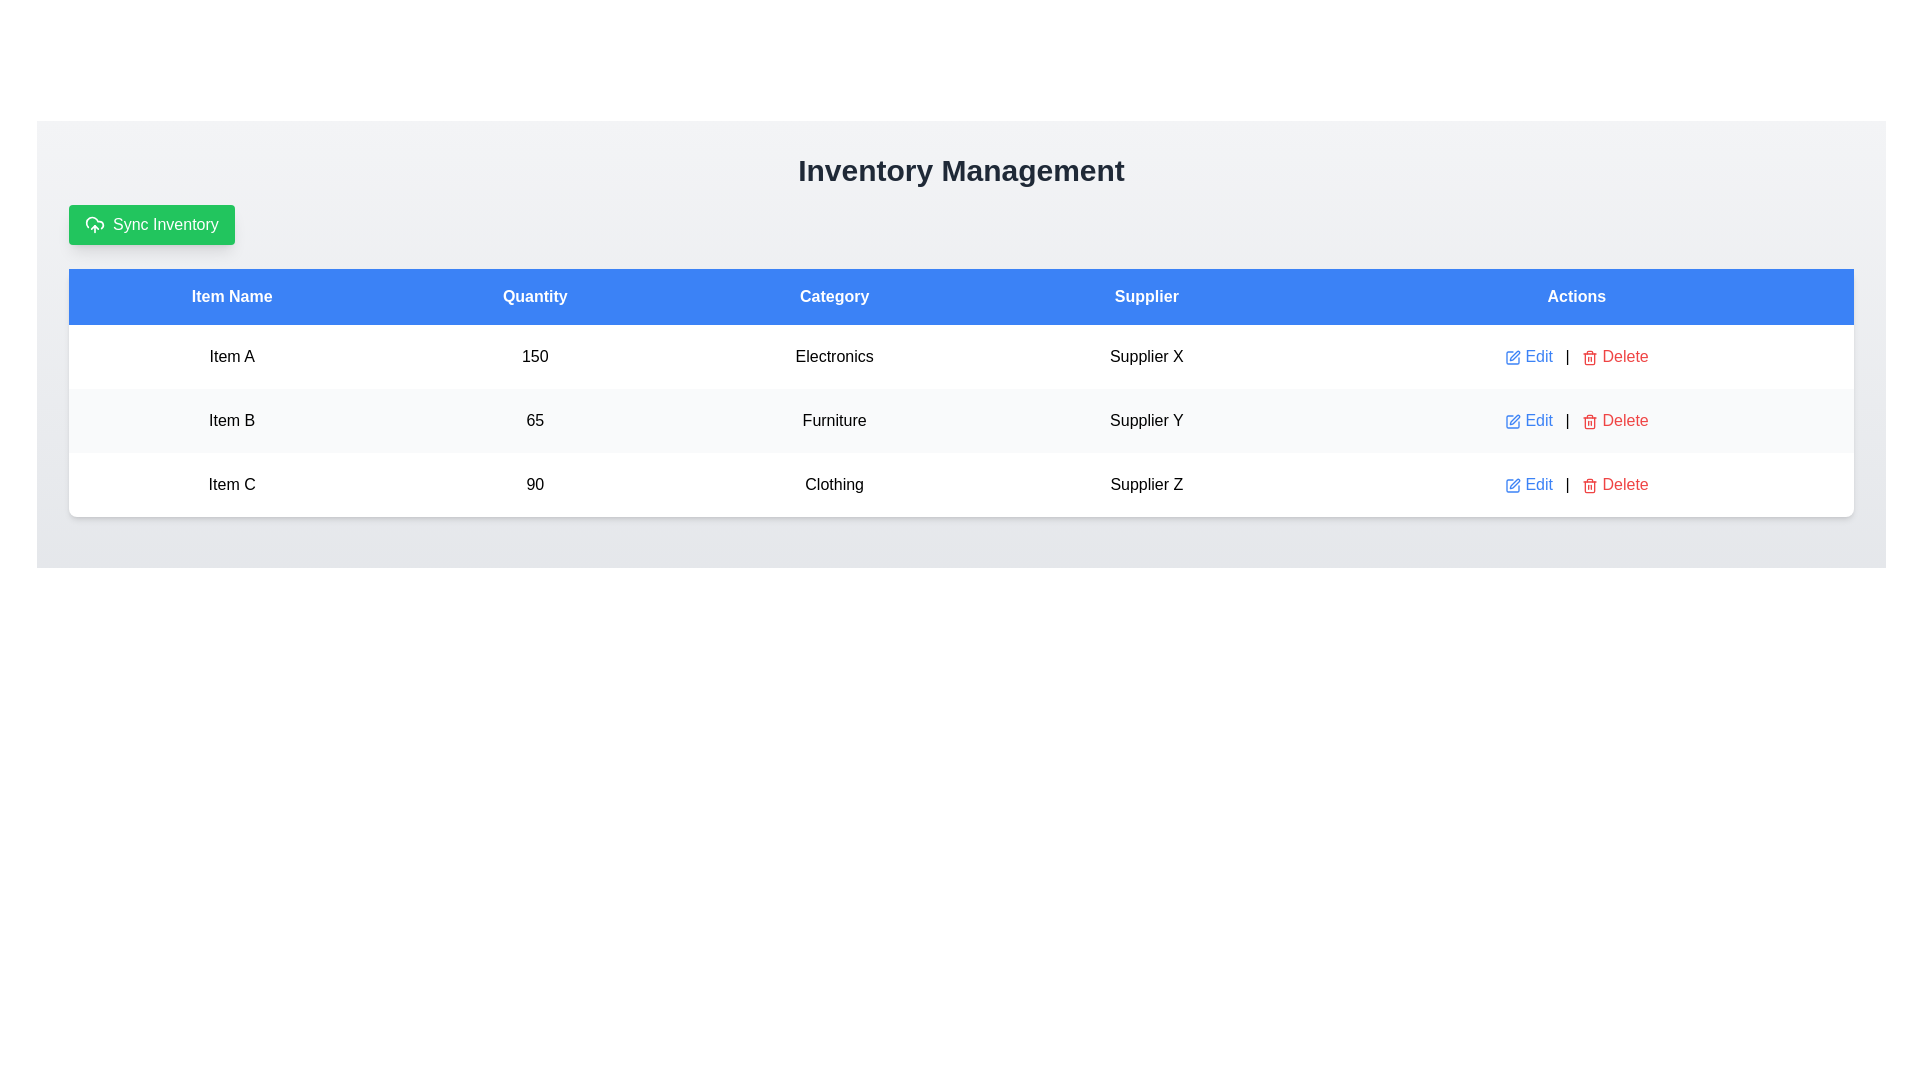 This screenshot has width=1920, height=1080. What do you see at coordinates (150, 224) in the screenshot?
I see `the green rectangular button labeled 'Sync Inventory' with a cloud icon` at bounding box center [150, 224].